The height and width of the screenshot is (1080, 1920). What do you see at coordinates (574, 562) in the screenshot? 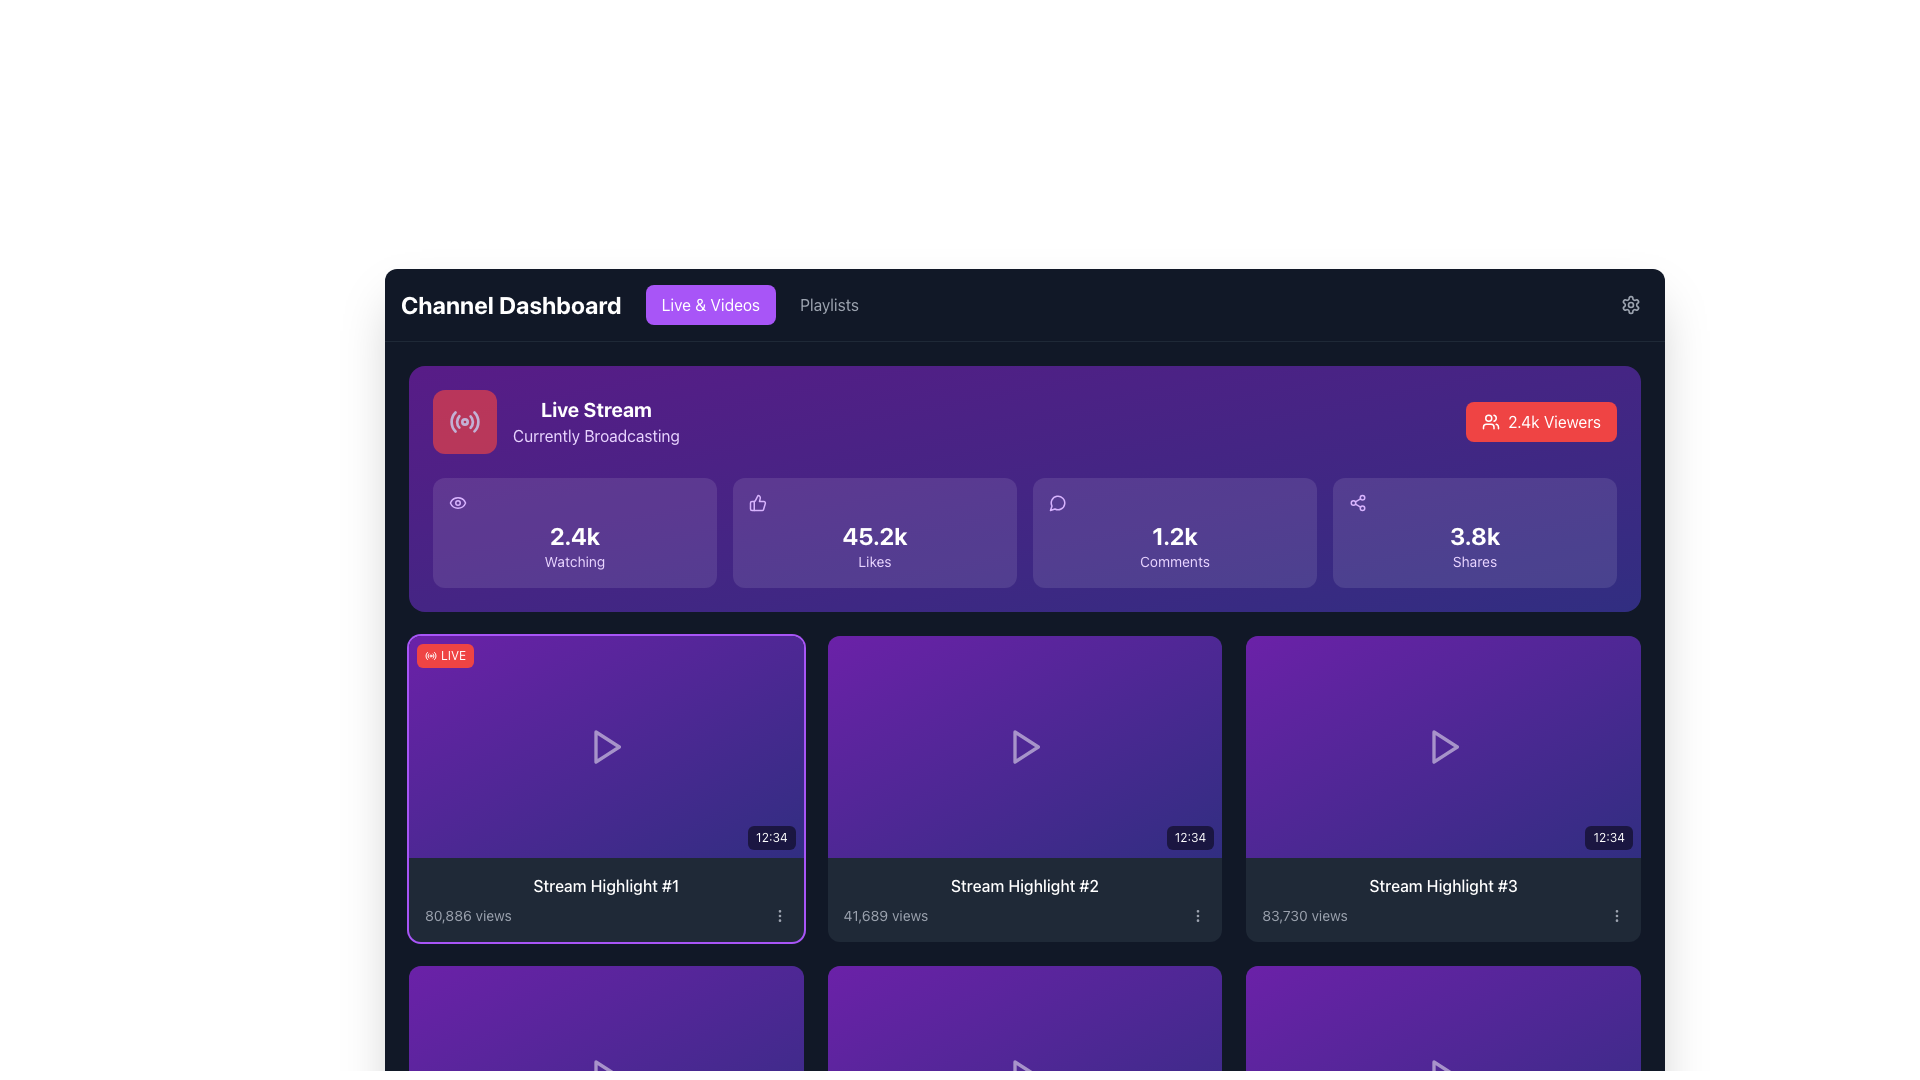
I see `the text label 'Watching' in purple font color, which is located beneath the bold white numeric value '2.4k' and is the last element in its information card` at bounding box center [574, 562].